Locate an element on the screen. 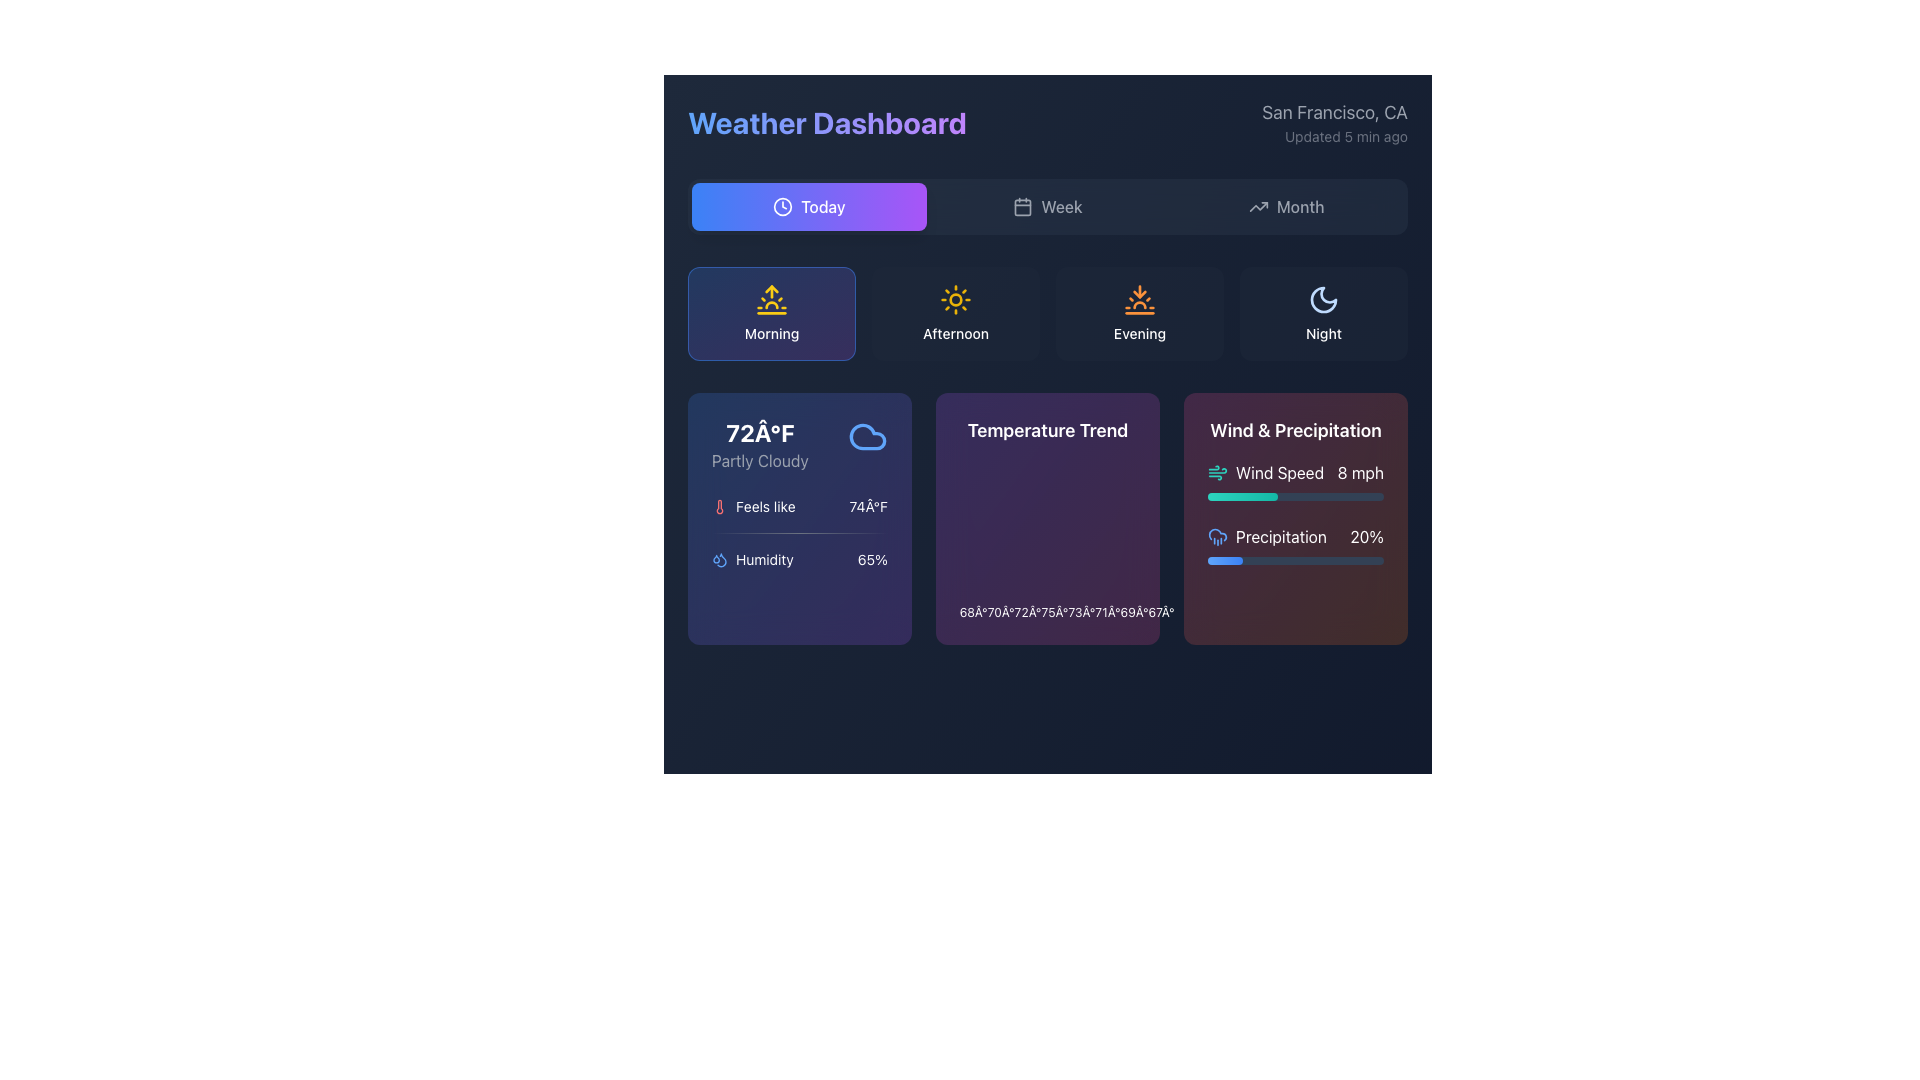 This screenshot has width=1920, height=1080. the Data visualization element displaying '75Â°' with a gradient fill from purple to pink, located in the 'Temperature Trend' panel is located at coordinates (1054, 608).